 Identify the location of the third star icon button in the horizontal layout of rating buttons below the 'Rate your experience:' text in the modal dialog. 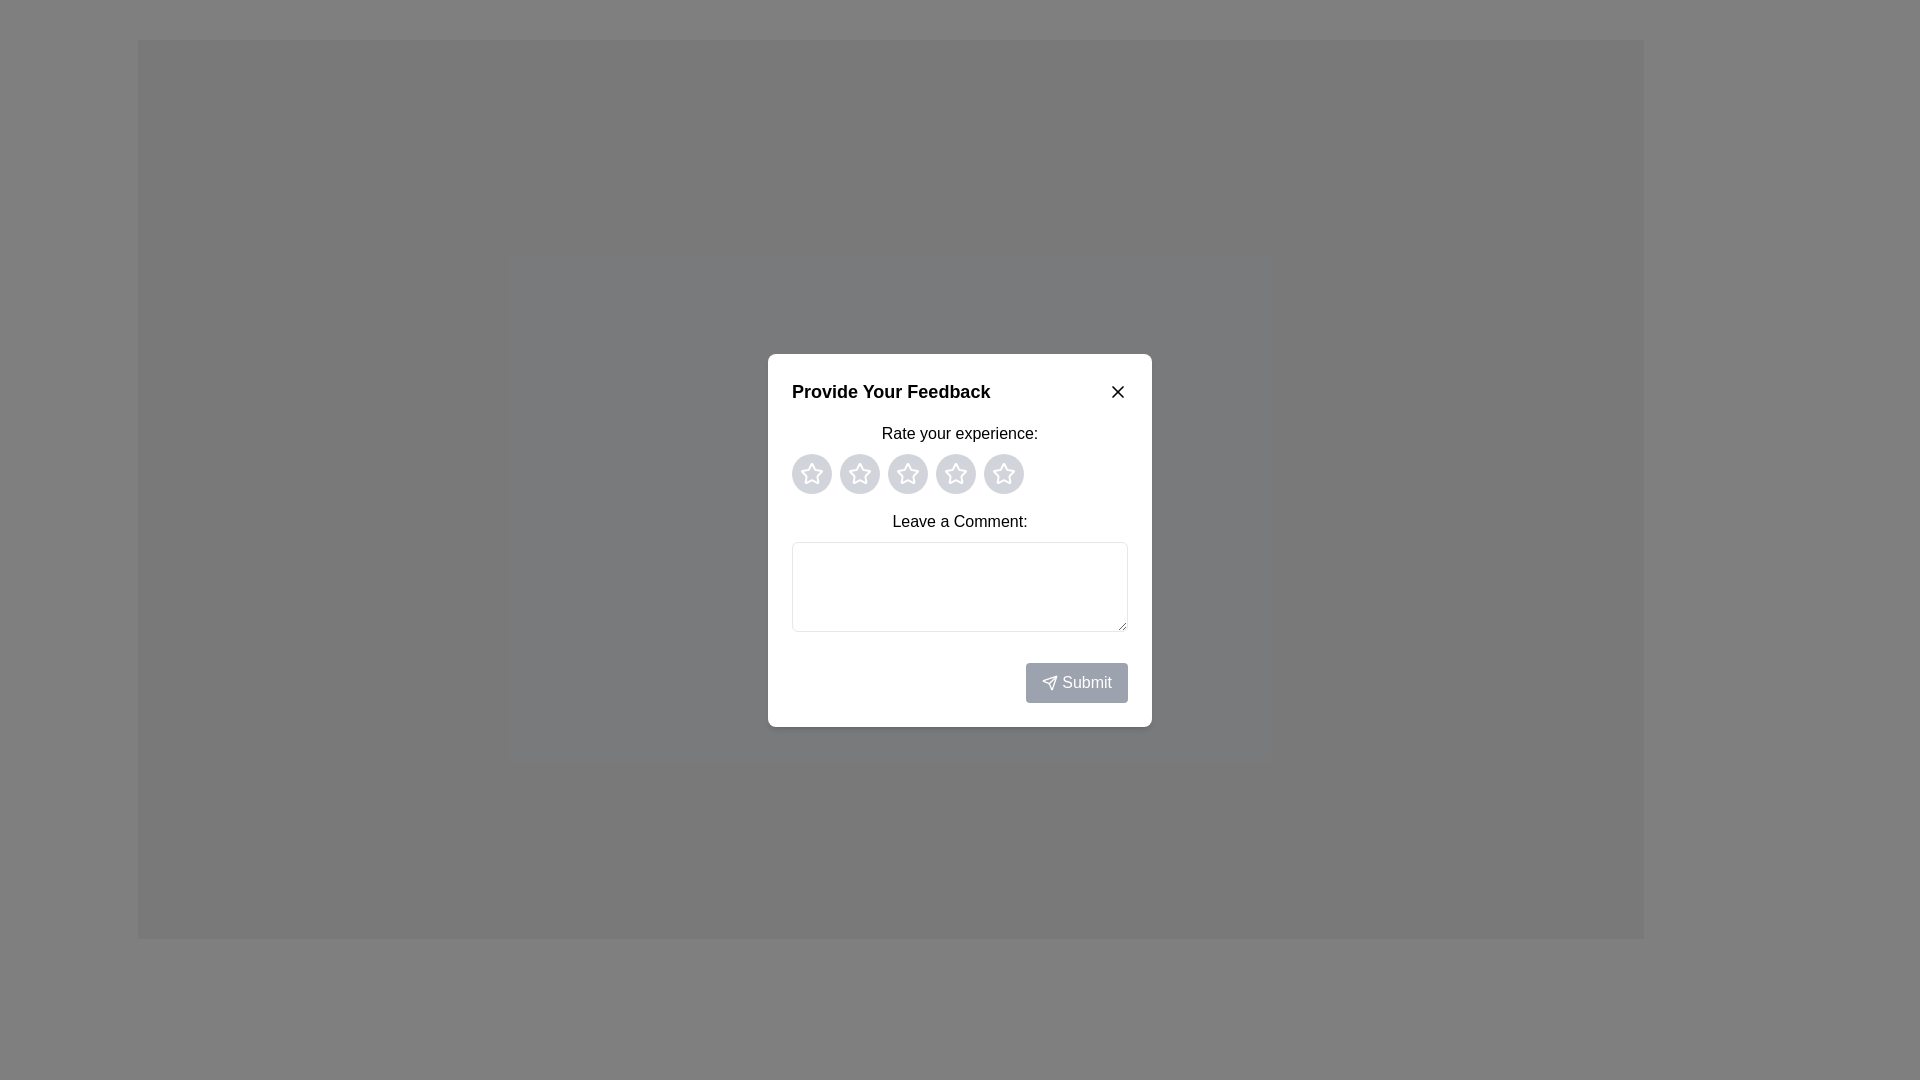
(960, 473).